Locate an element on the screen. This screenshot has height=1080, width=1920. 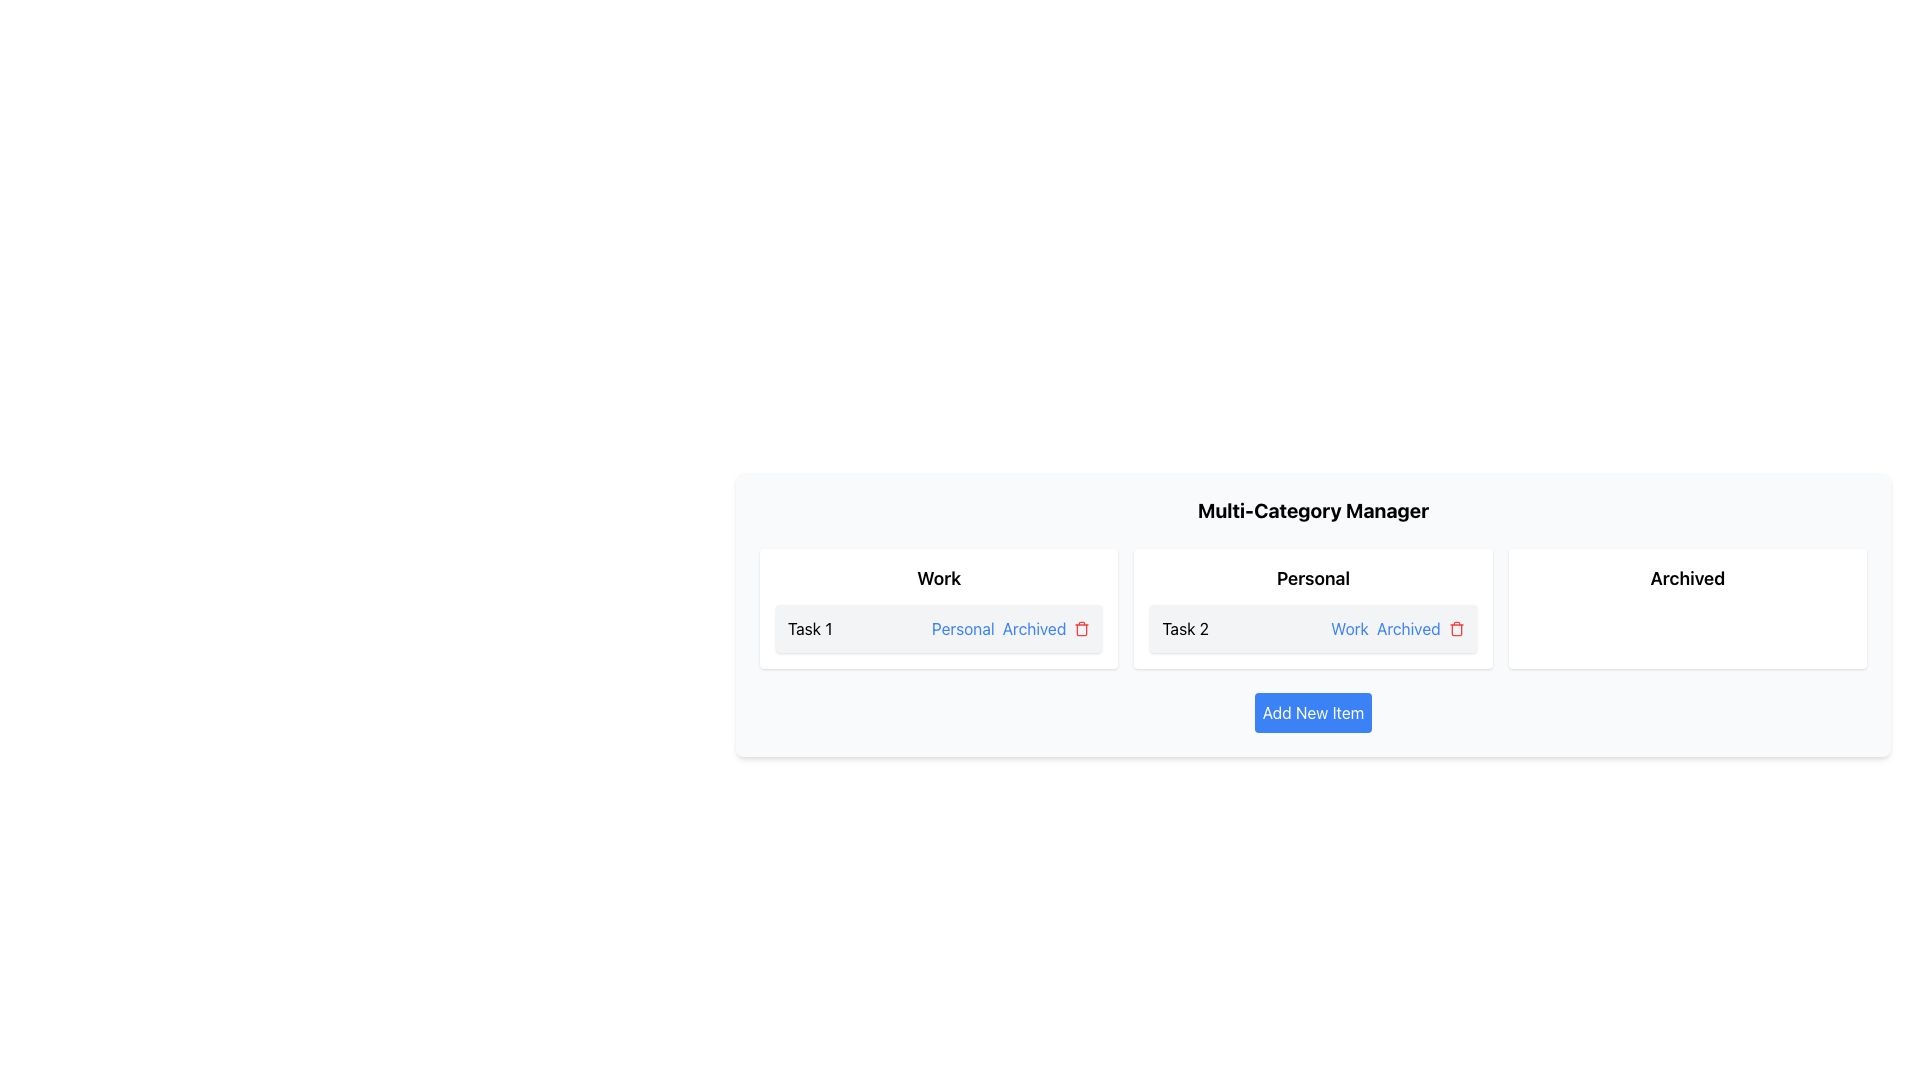
the red-colored trash icon button located next to the blue 'Archived' link in the 'Personal' section of the task management interface is located at coordinates (1456, 627).